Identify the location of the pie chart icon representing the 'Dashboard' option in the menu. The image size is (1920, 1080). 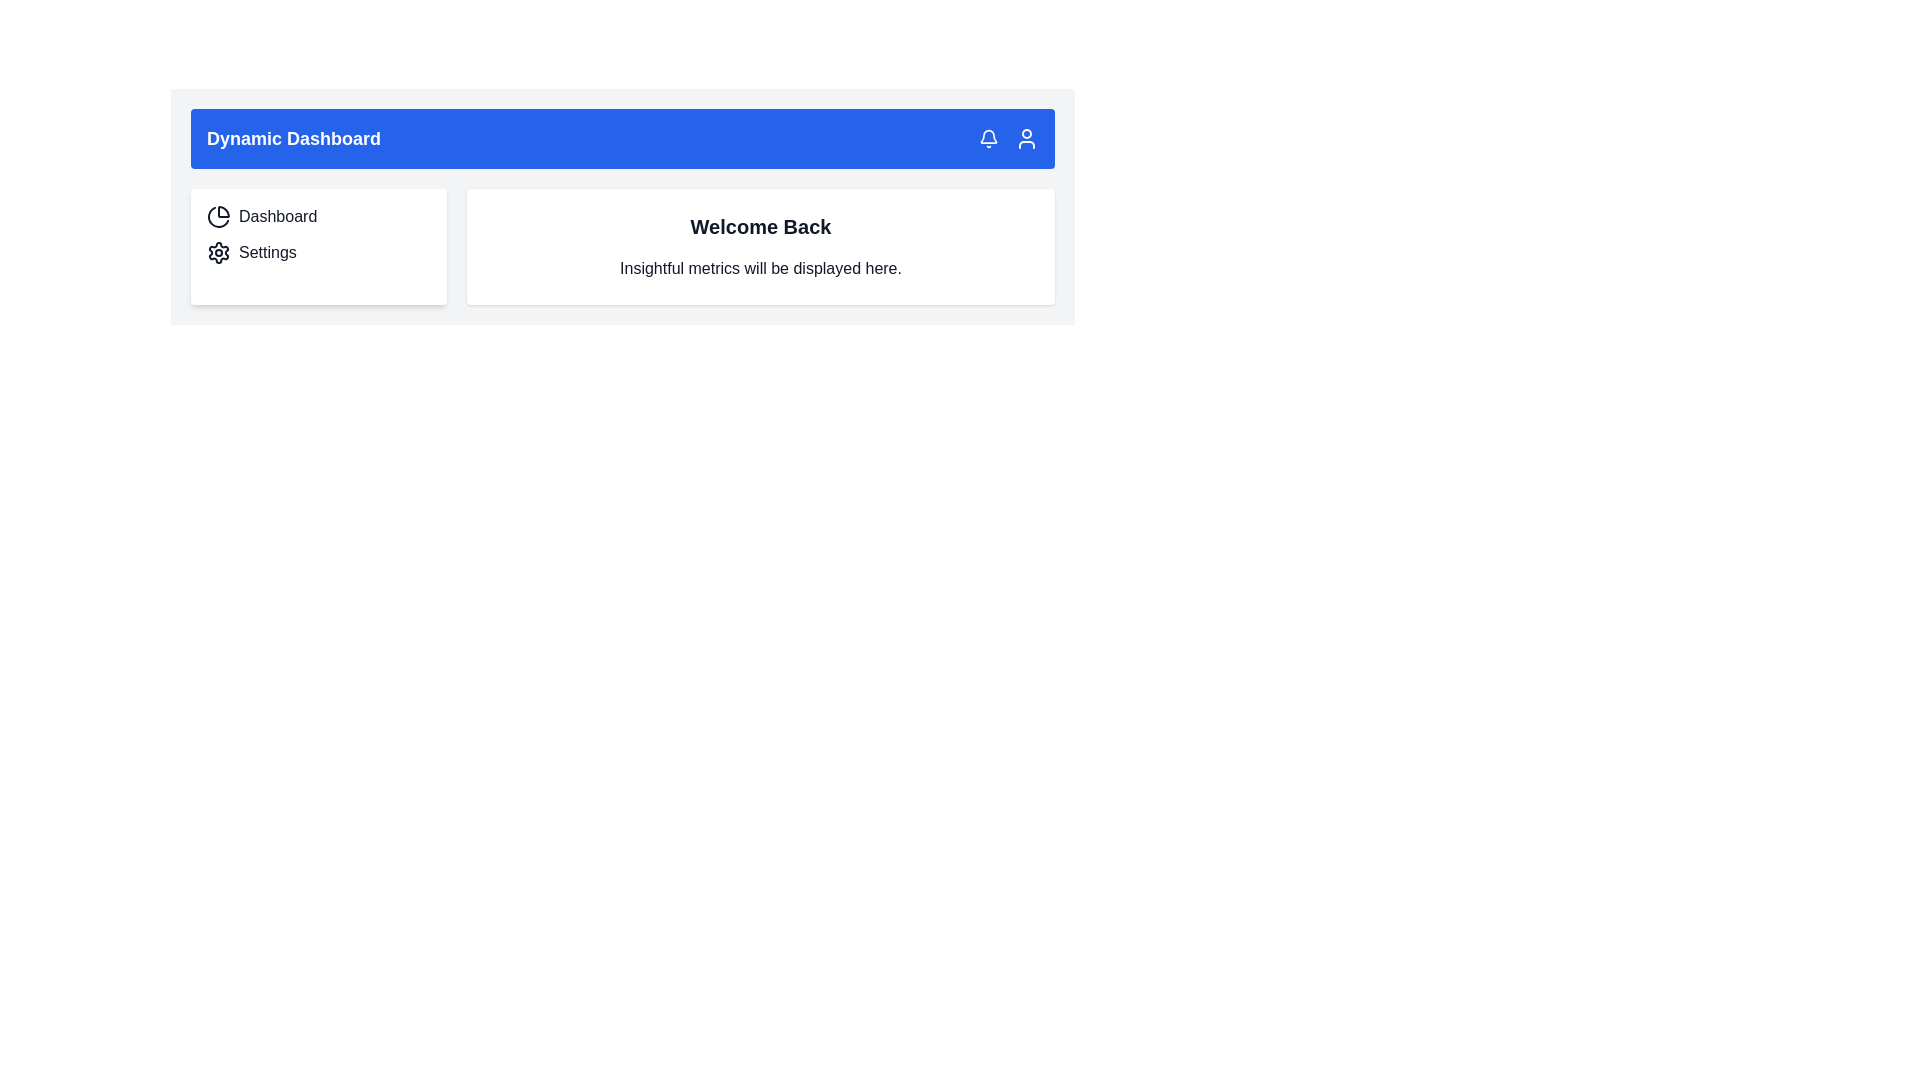
(218, 217).